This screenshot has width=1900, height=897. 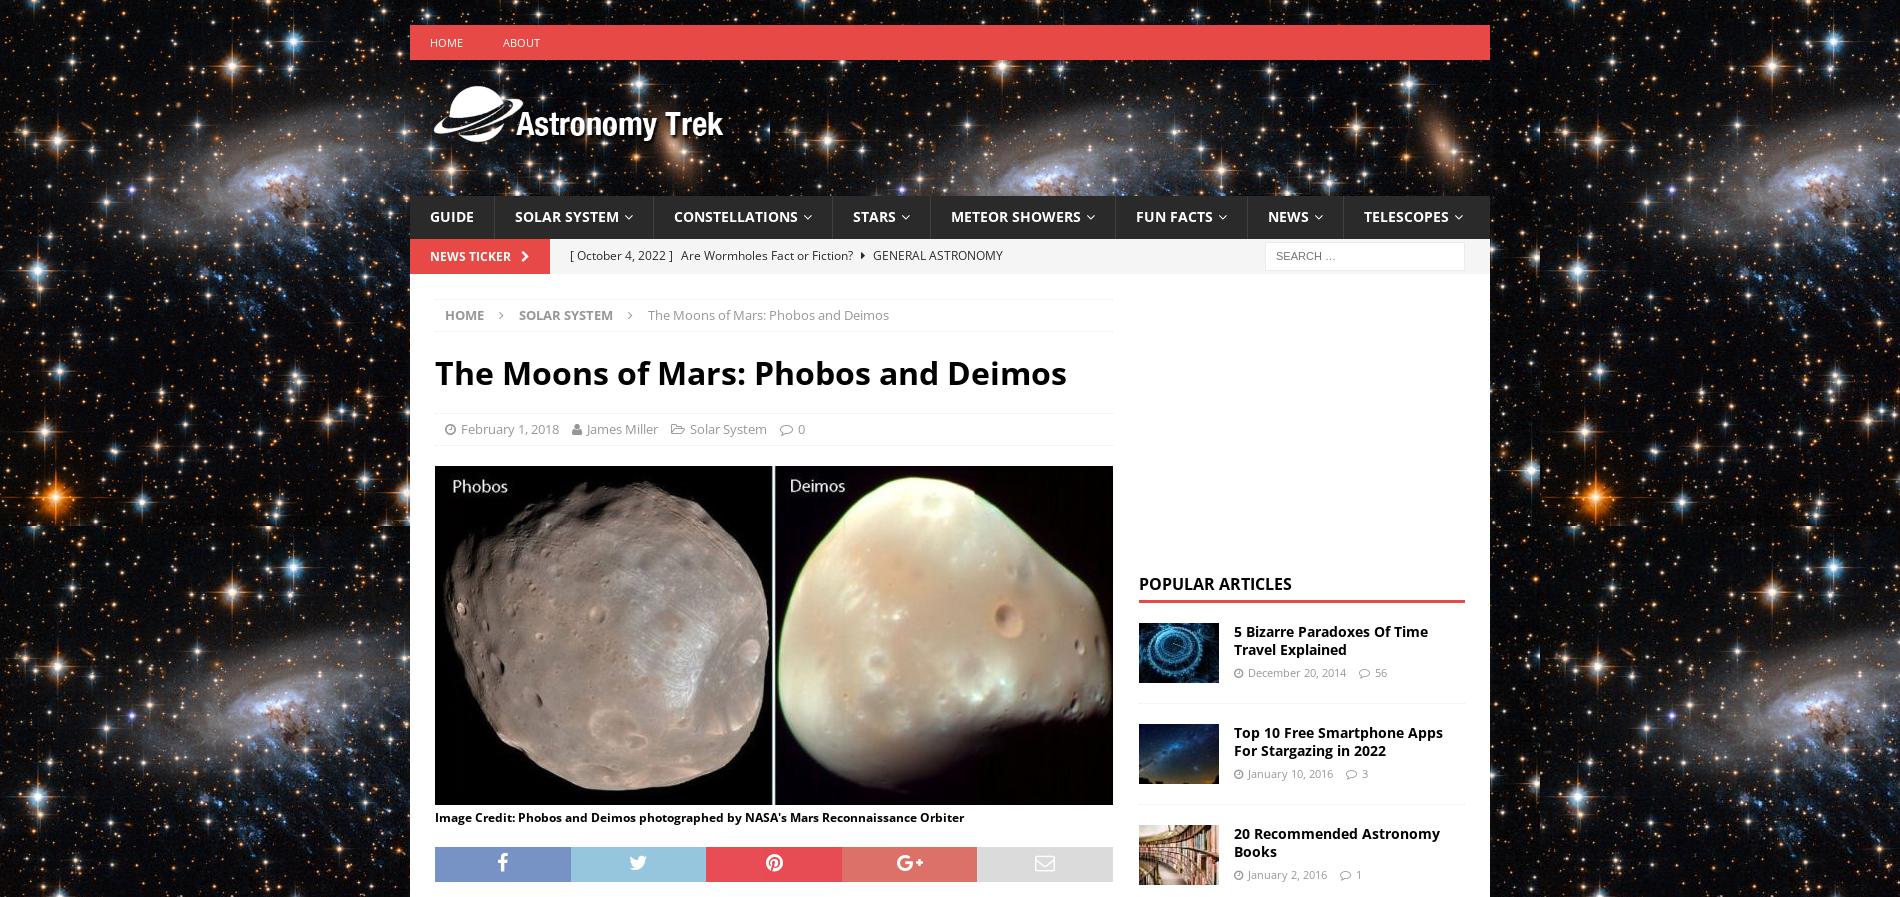 What do you see at coordinates (1285, 873) in the screenshot?
I see `'January 2, 2016'` at bounding box center [1285, 873].